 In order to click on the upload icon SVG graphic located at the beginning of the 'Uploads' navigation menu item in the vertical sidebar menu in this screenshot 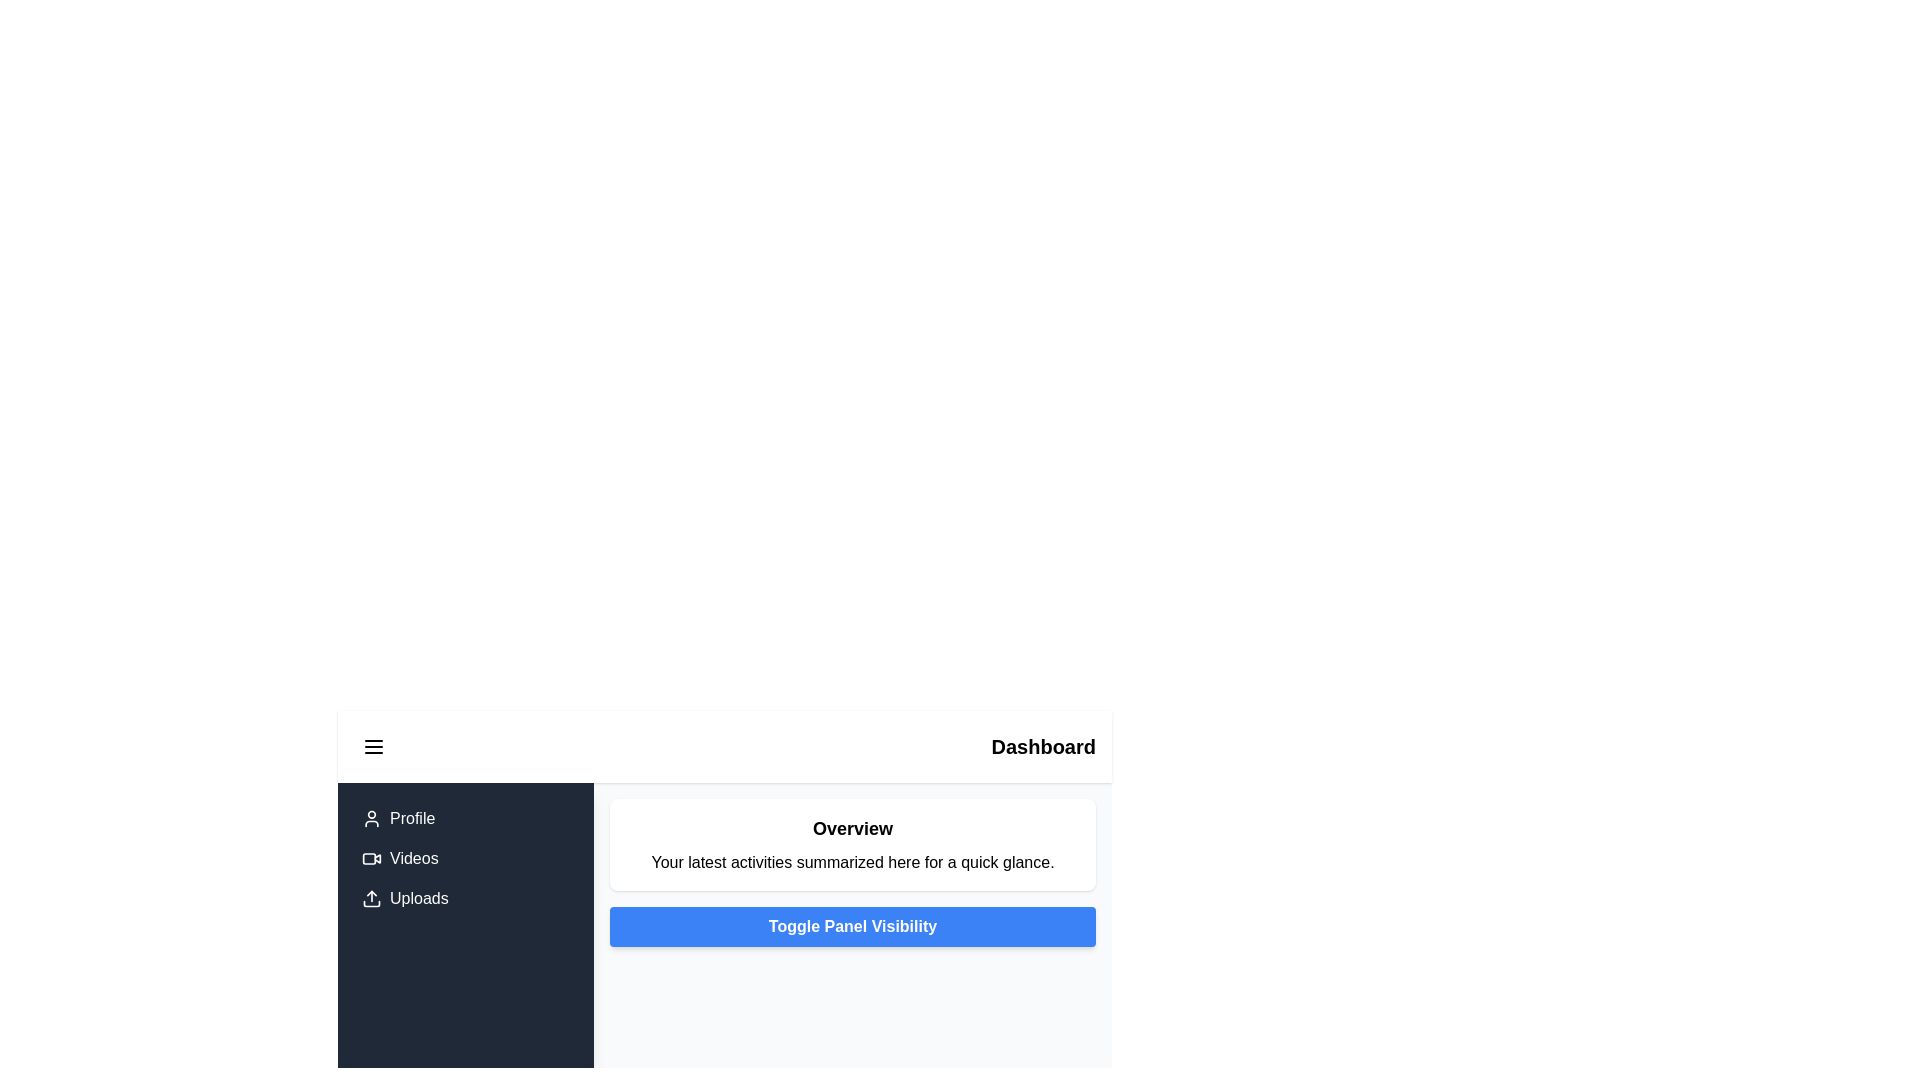, I will do `click(372, 897)`.